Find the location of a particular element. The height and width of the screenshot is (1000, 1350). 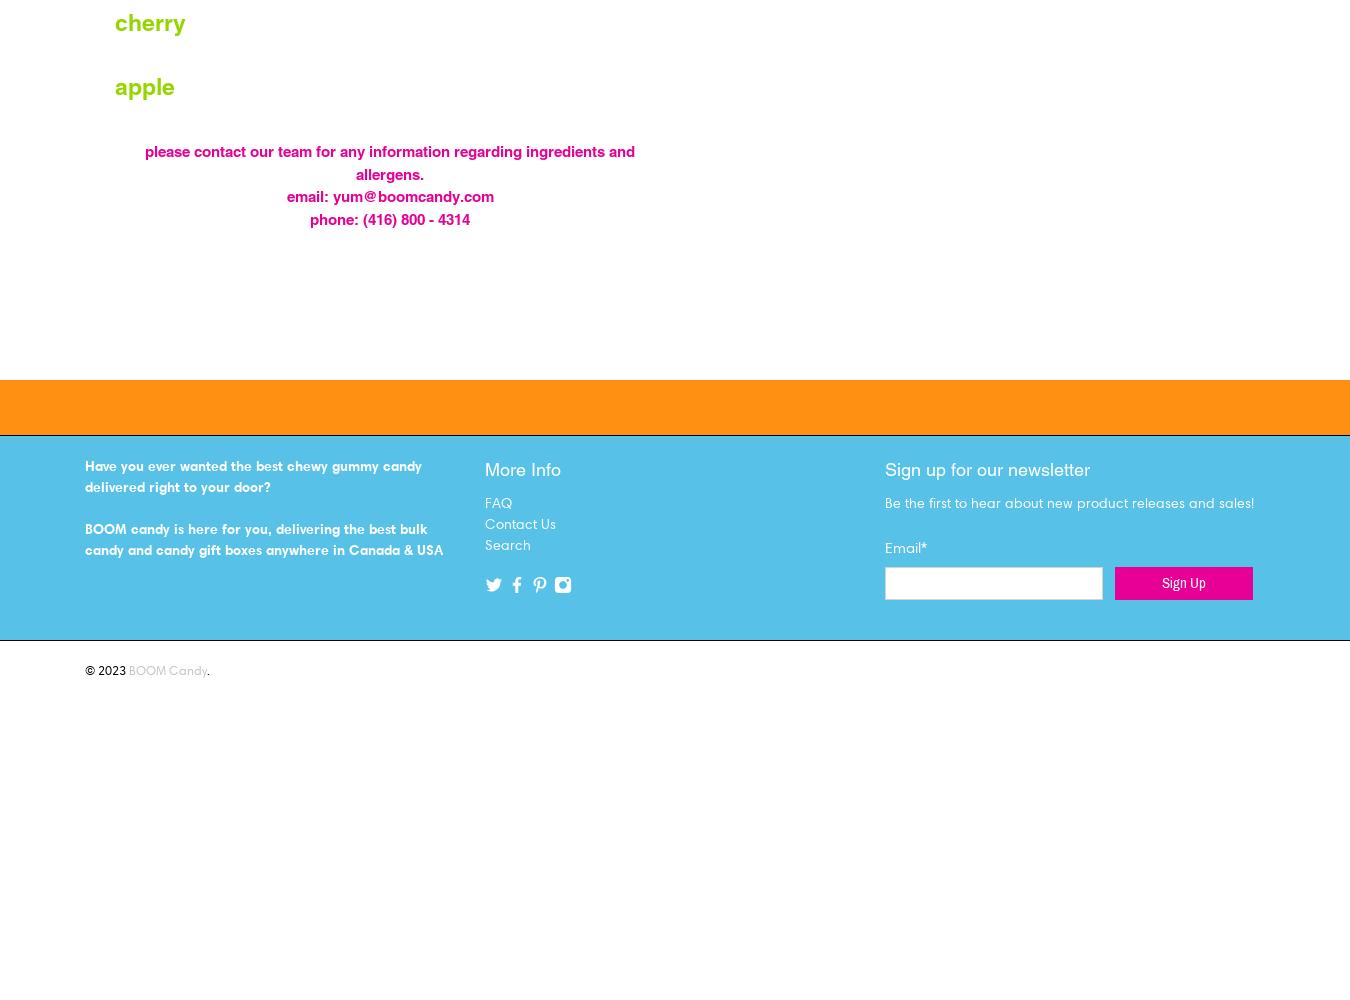

'More Info' is located at coordinates (521, 468).